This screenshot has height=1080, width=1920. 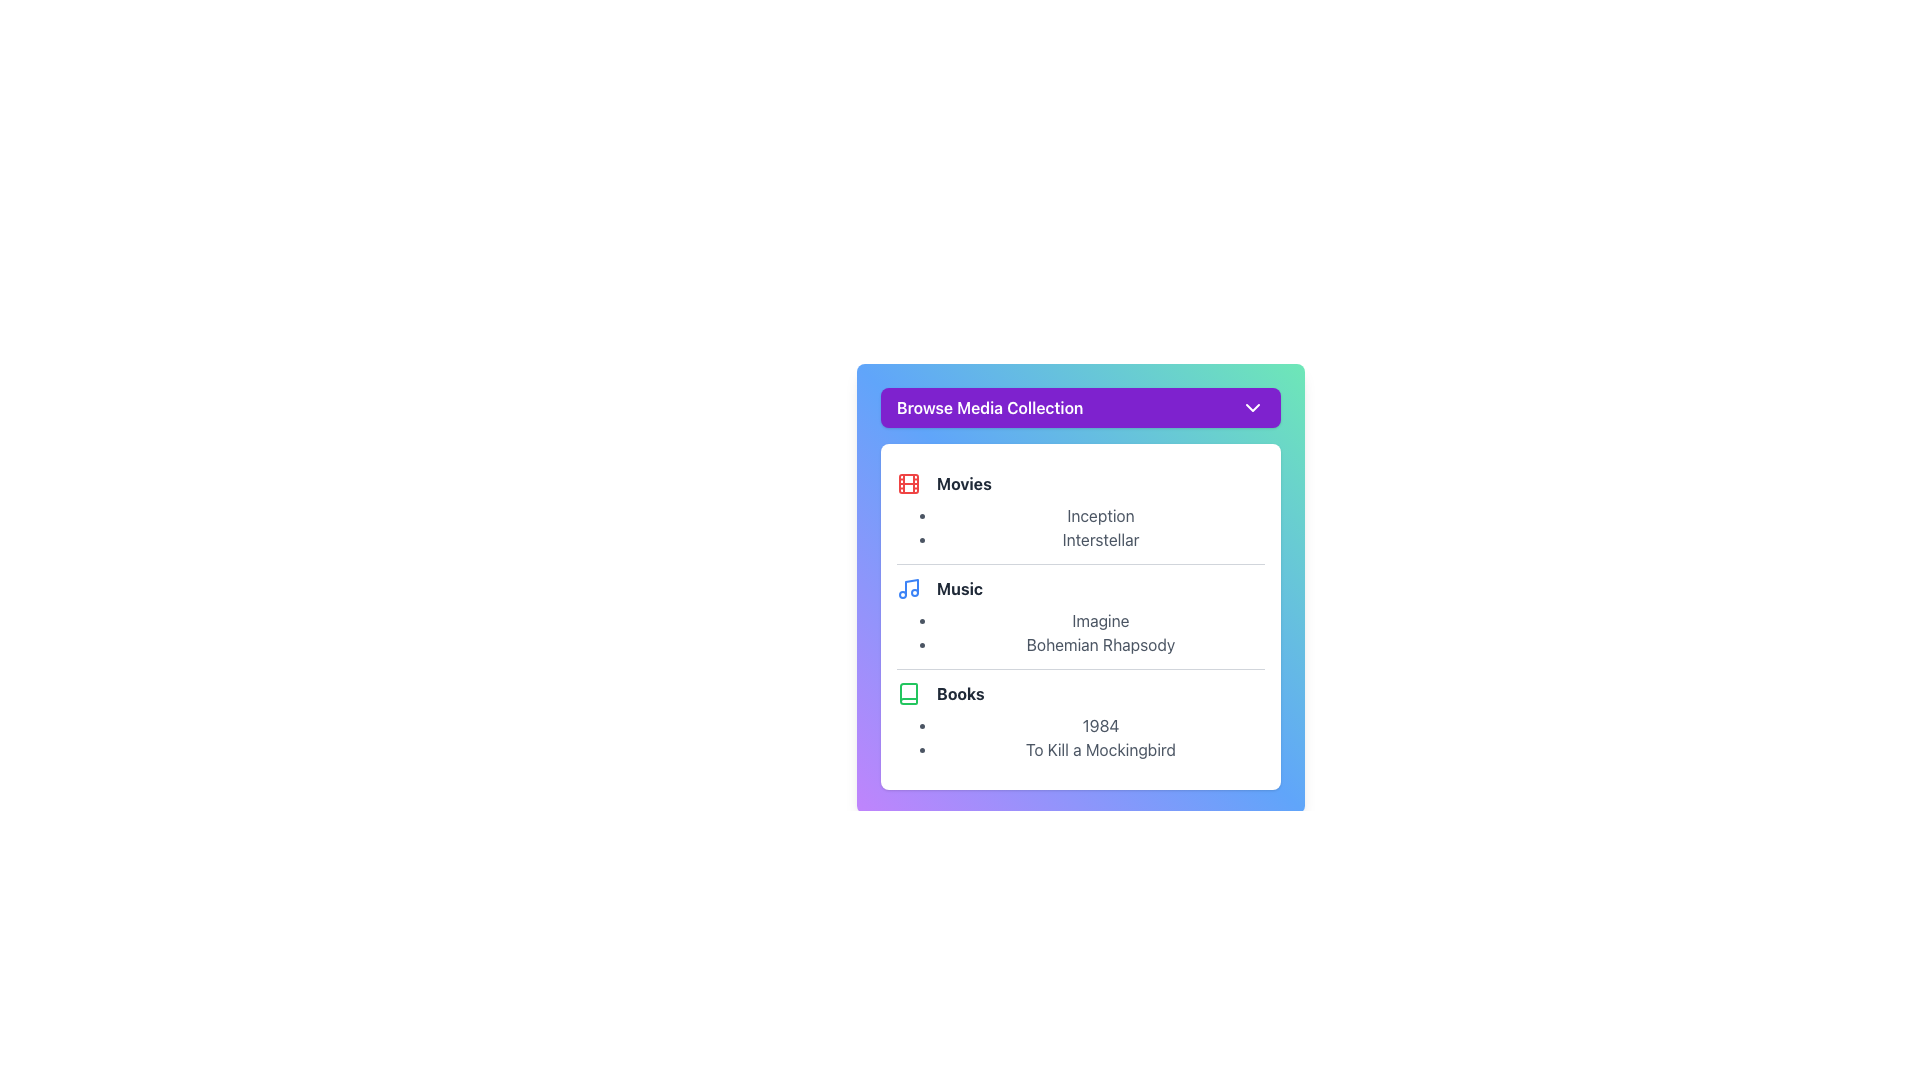 What do you see at coordinates (1099, 515) in the screenshot?
I see `the static text element reading 'Inception' in gray, which is the first item in the bulleted list under the 'Movies' section of the card-like UI panel` at bounding box center [1099, 515].